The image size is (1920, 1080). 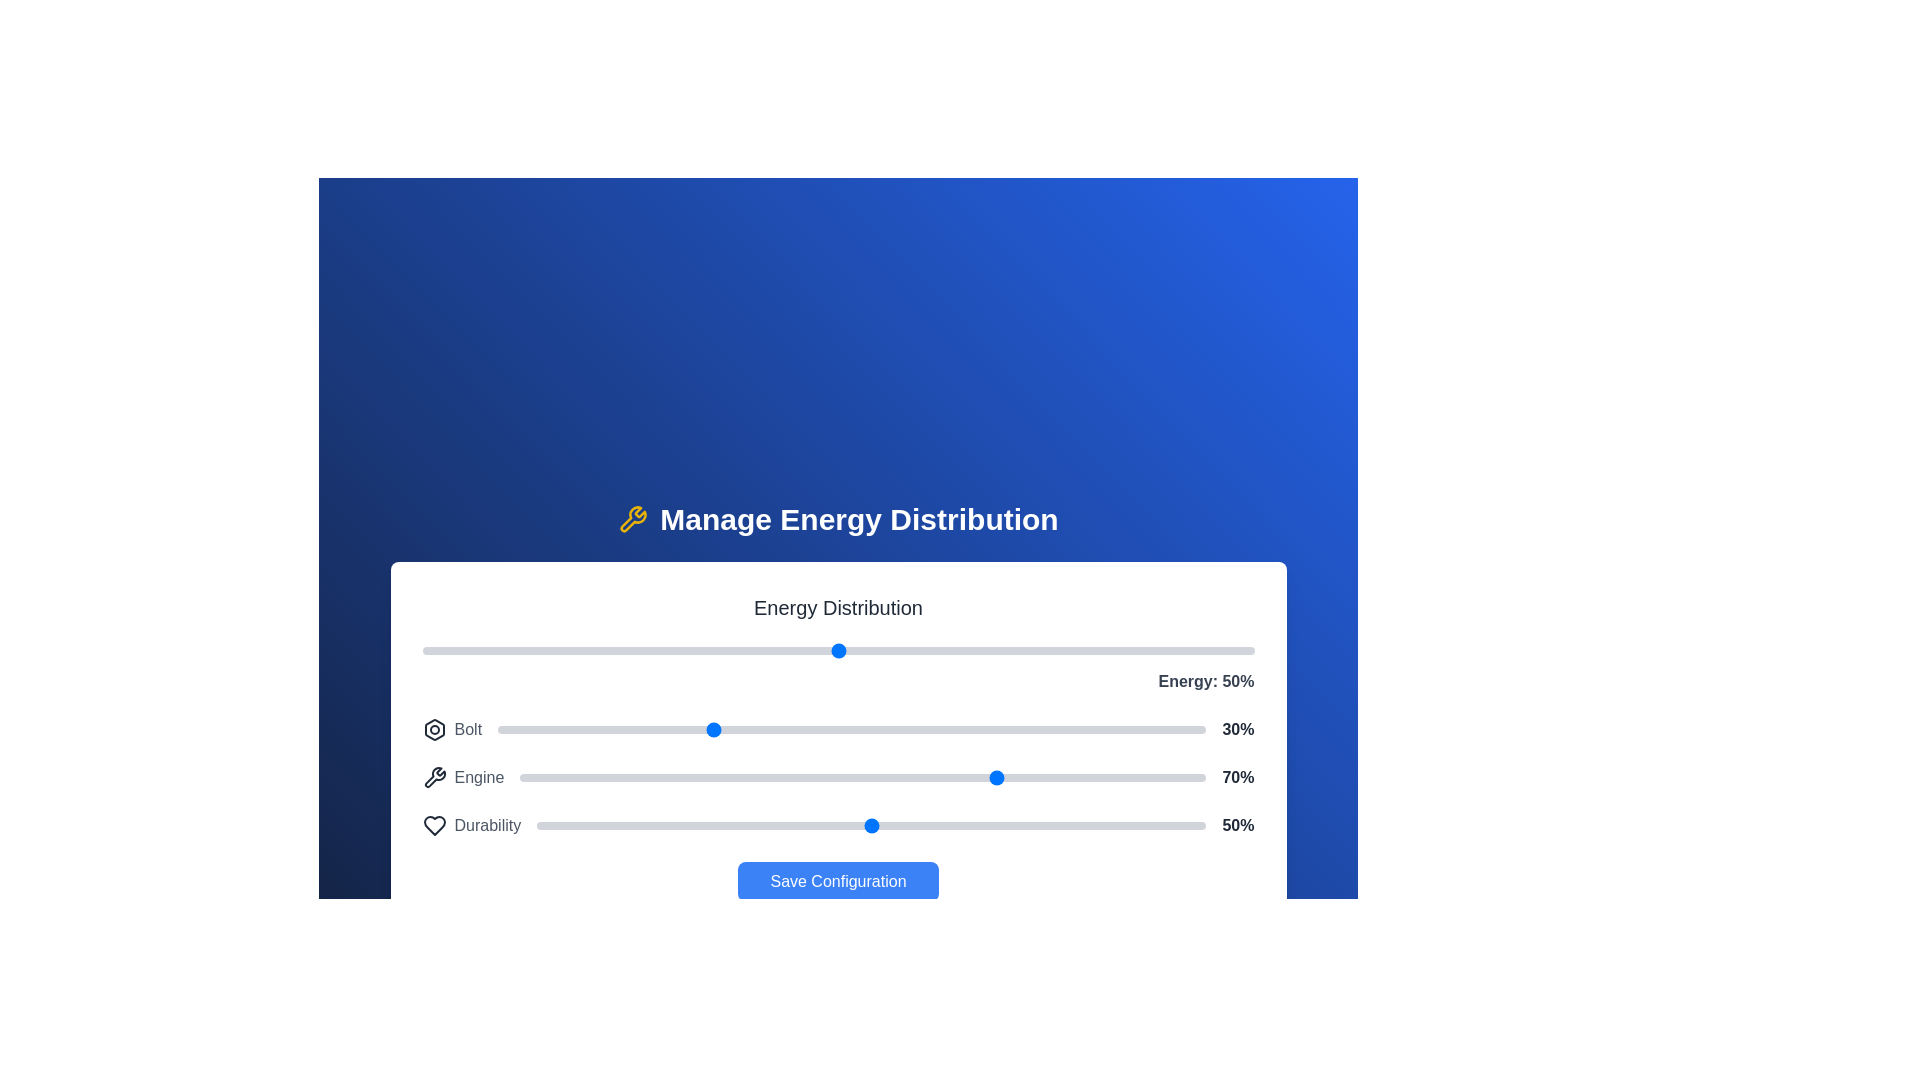 What do you see at coordinates (454, 651) in the screenshot?
I see `the main energy slider to 4%` at bounding box center [454, 651].